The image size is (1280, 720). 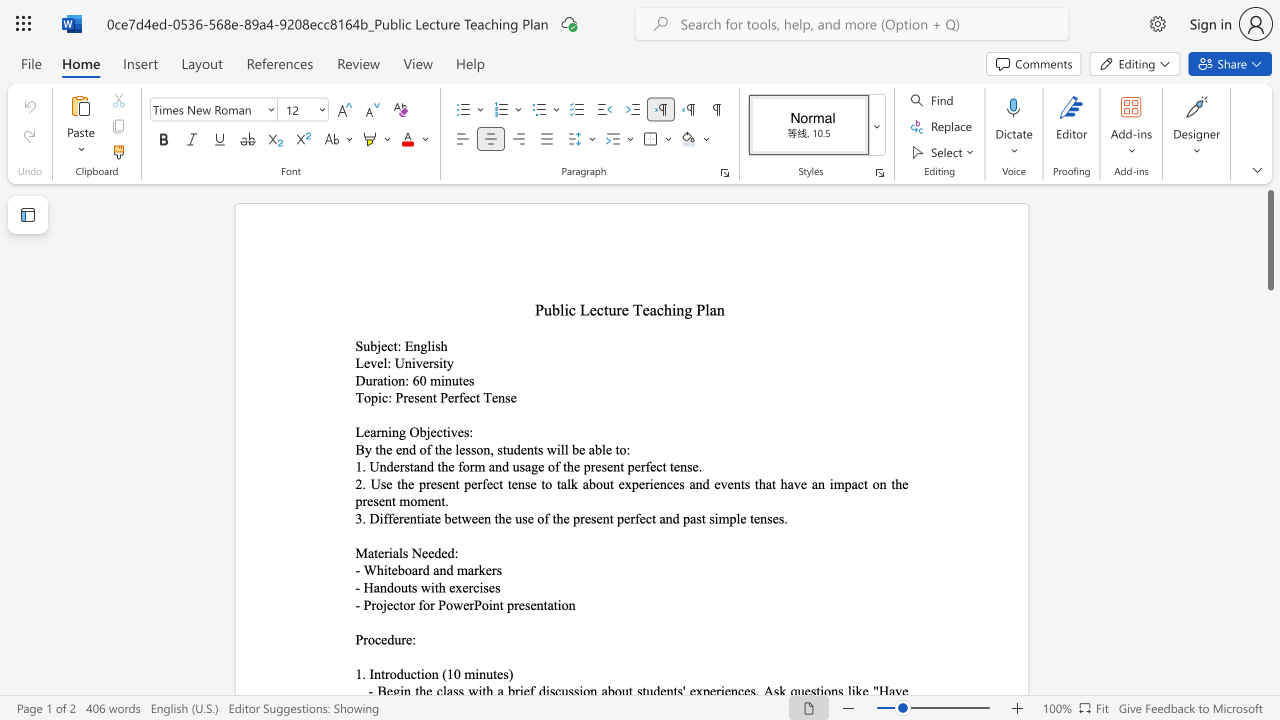 What do you see at coordinates (476, 484) in the screenshot?
I see `the subset text "rfect tense to talk about experiences and e" within the text "2. Use the present perfect tense to talk about experiences and events that have an impact on the present moment."` at bounding box center [476, 484].